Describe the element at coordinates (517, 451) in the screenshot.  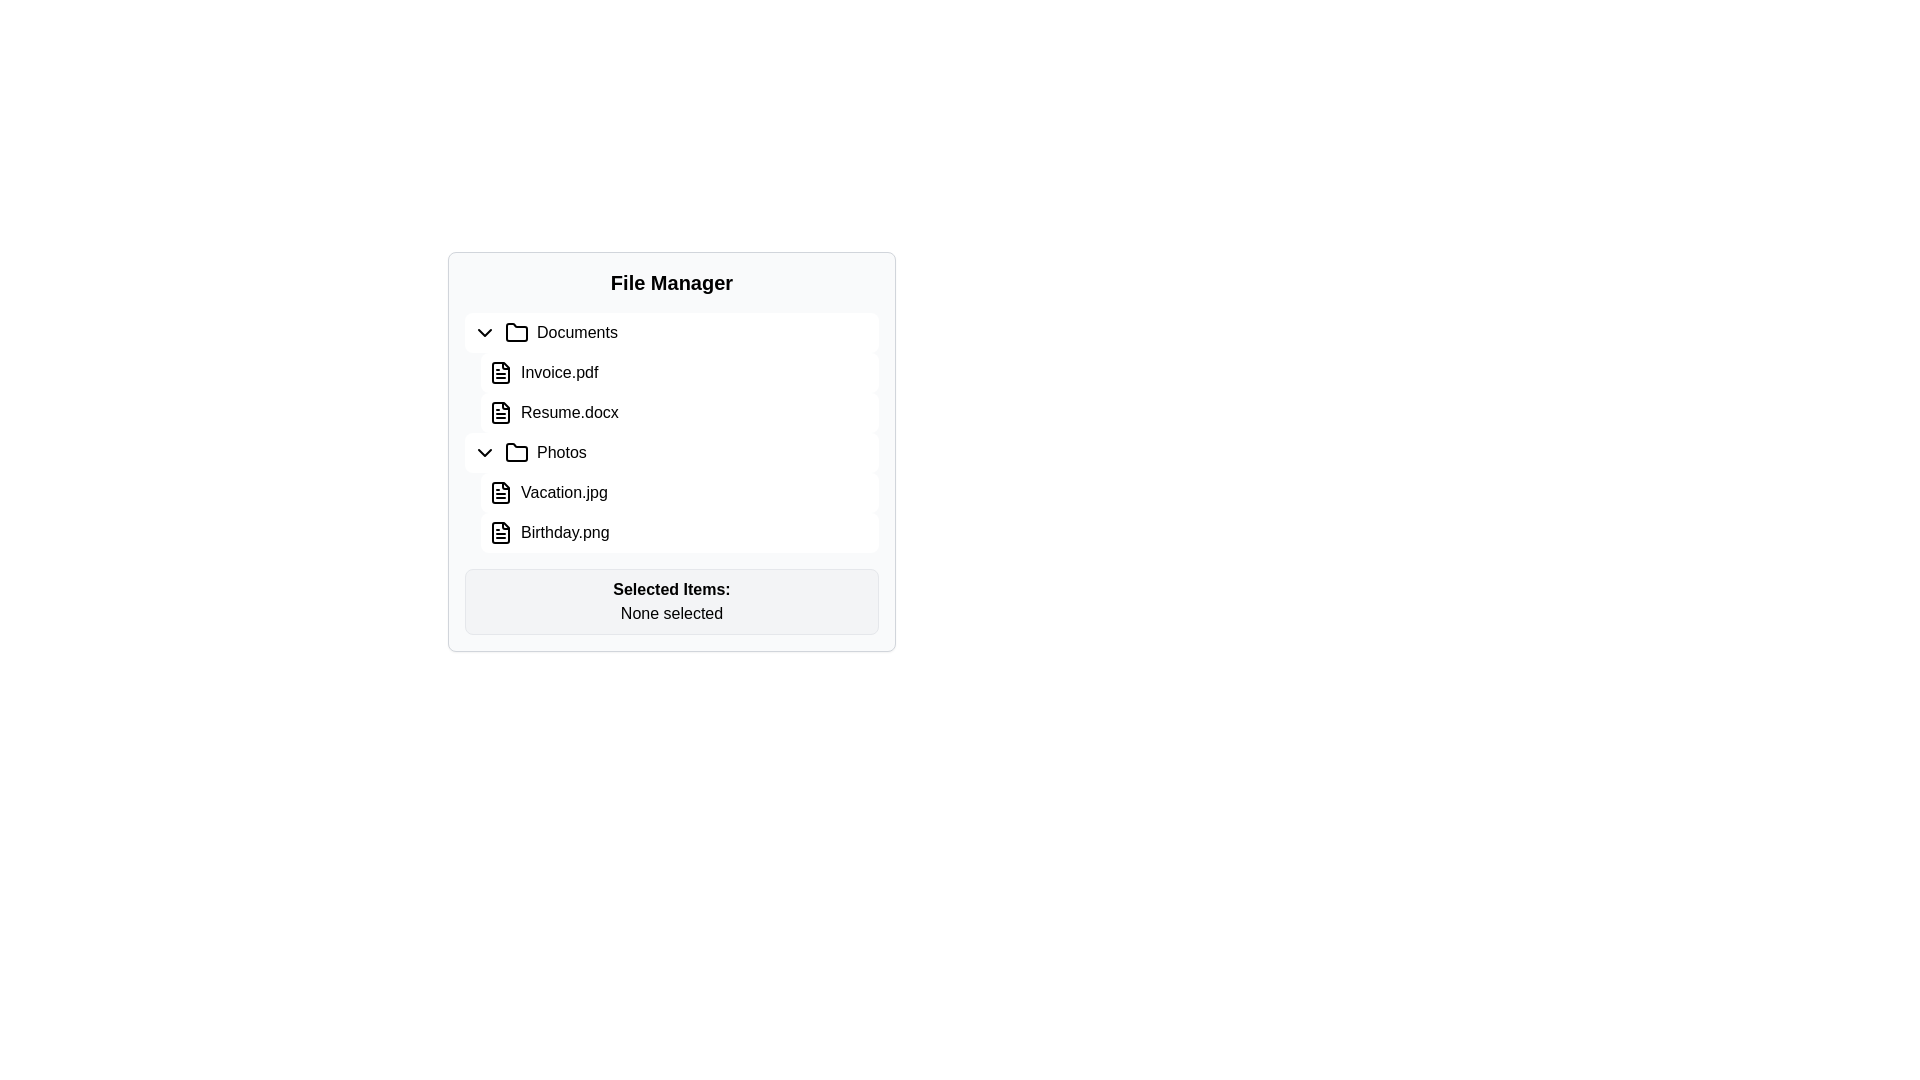
I see `the 'Photos' folder icon in the file manager, which is located to the left of the text label 'Photos'` at that location.